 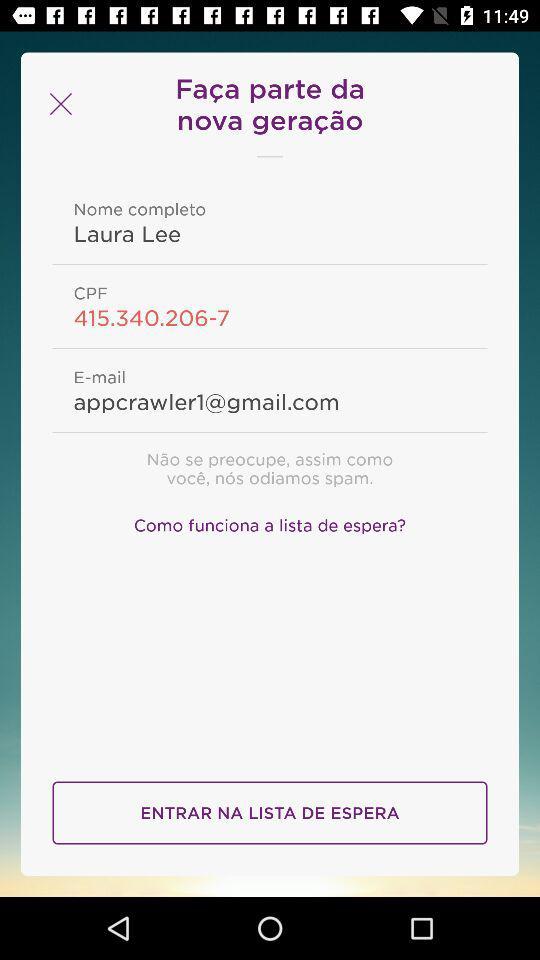 What do you see at coordinates (270, 233) in the screenshot?
I see `laura lee item` at bounding box center [270, 233].